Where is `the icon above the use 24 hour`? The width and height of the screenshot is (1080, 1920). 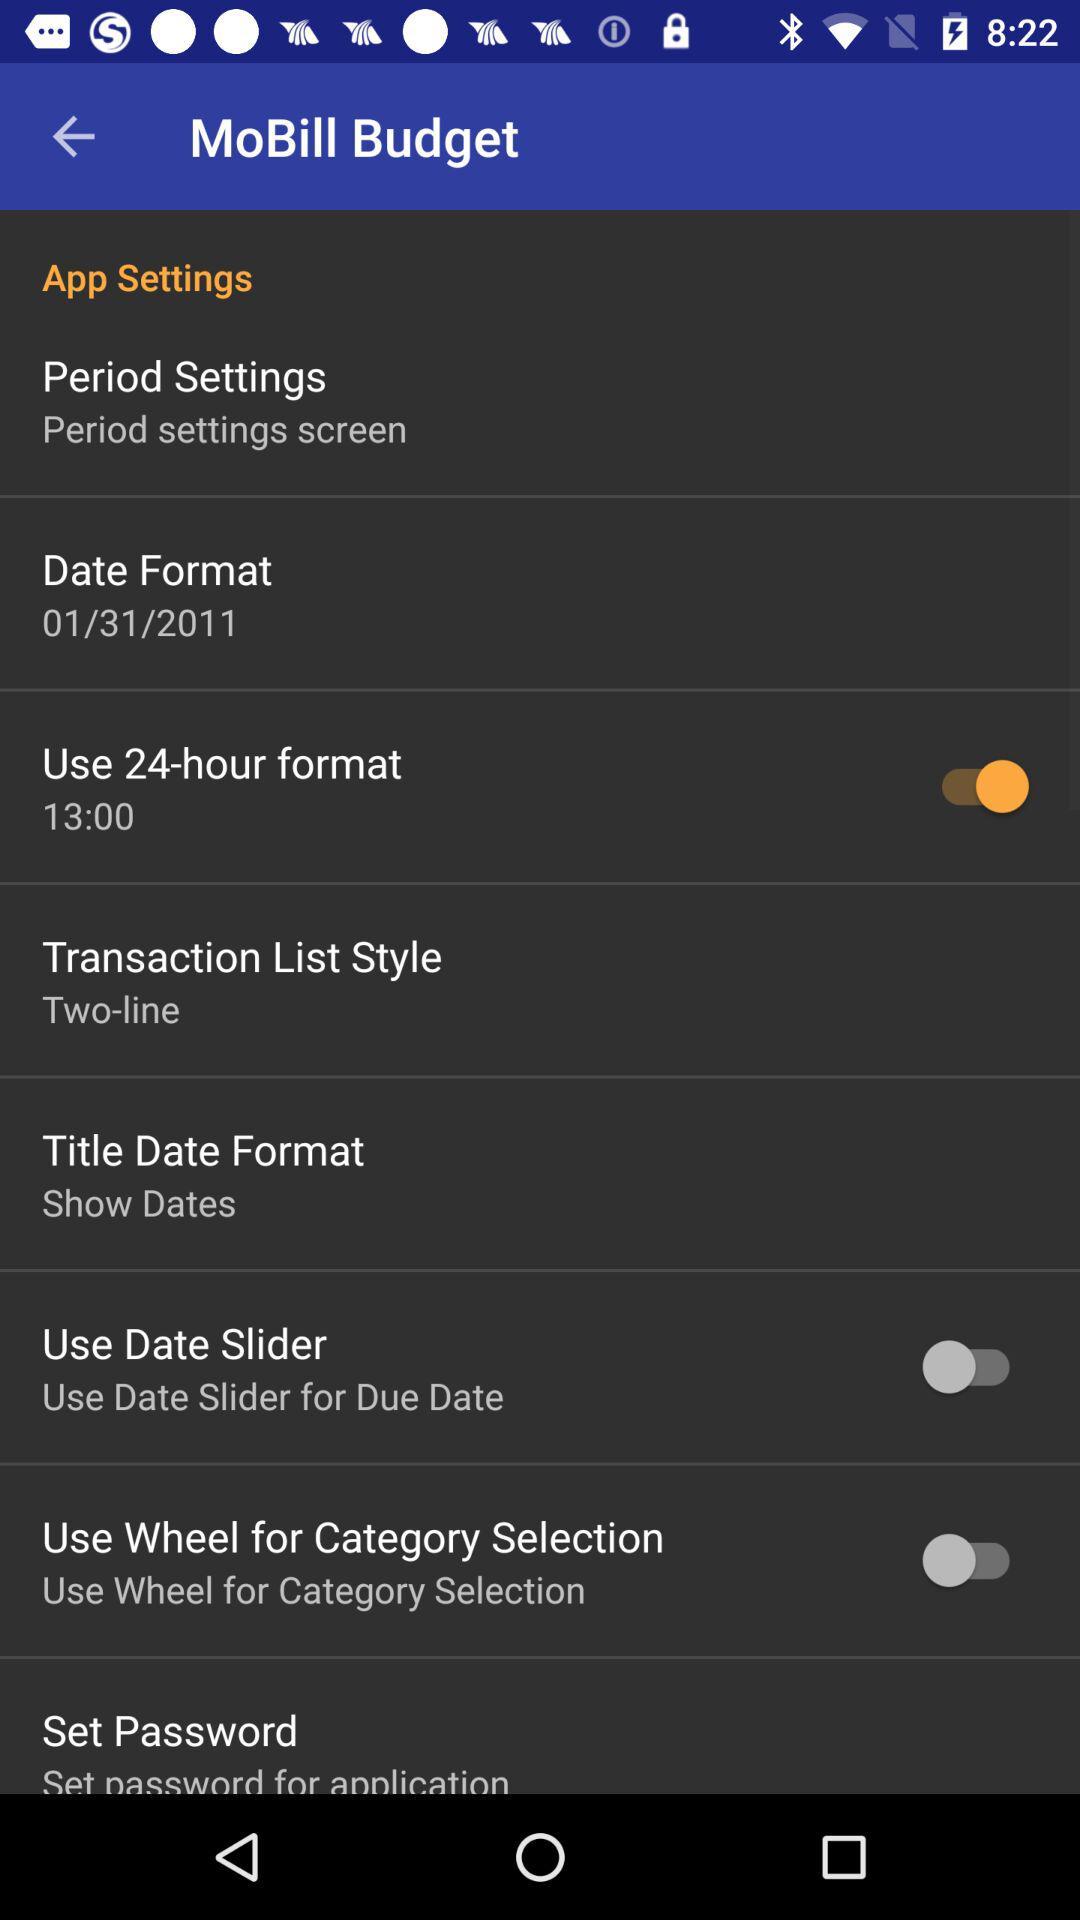 the icon above the use 24 hour is located at coordinates (140, 620).